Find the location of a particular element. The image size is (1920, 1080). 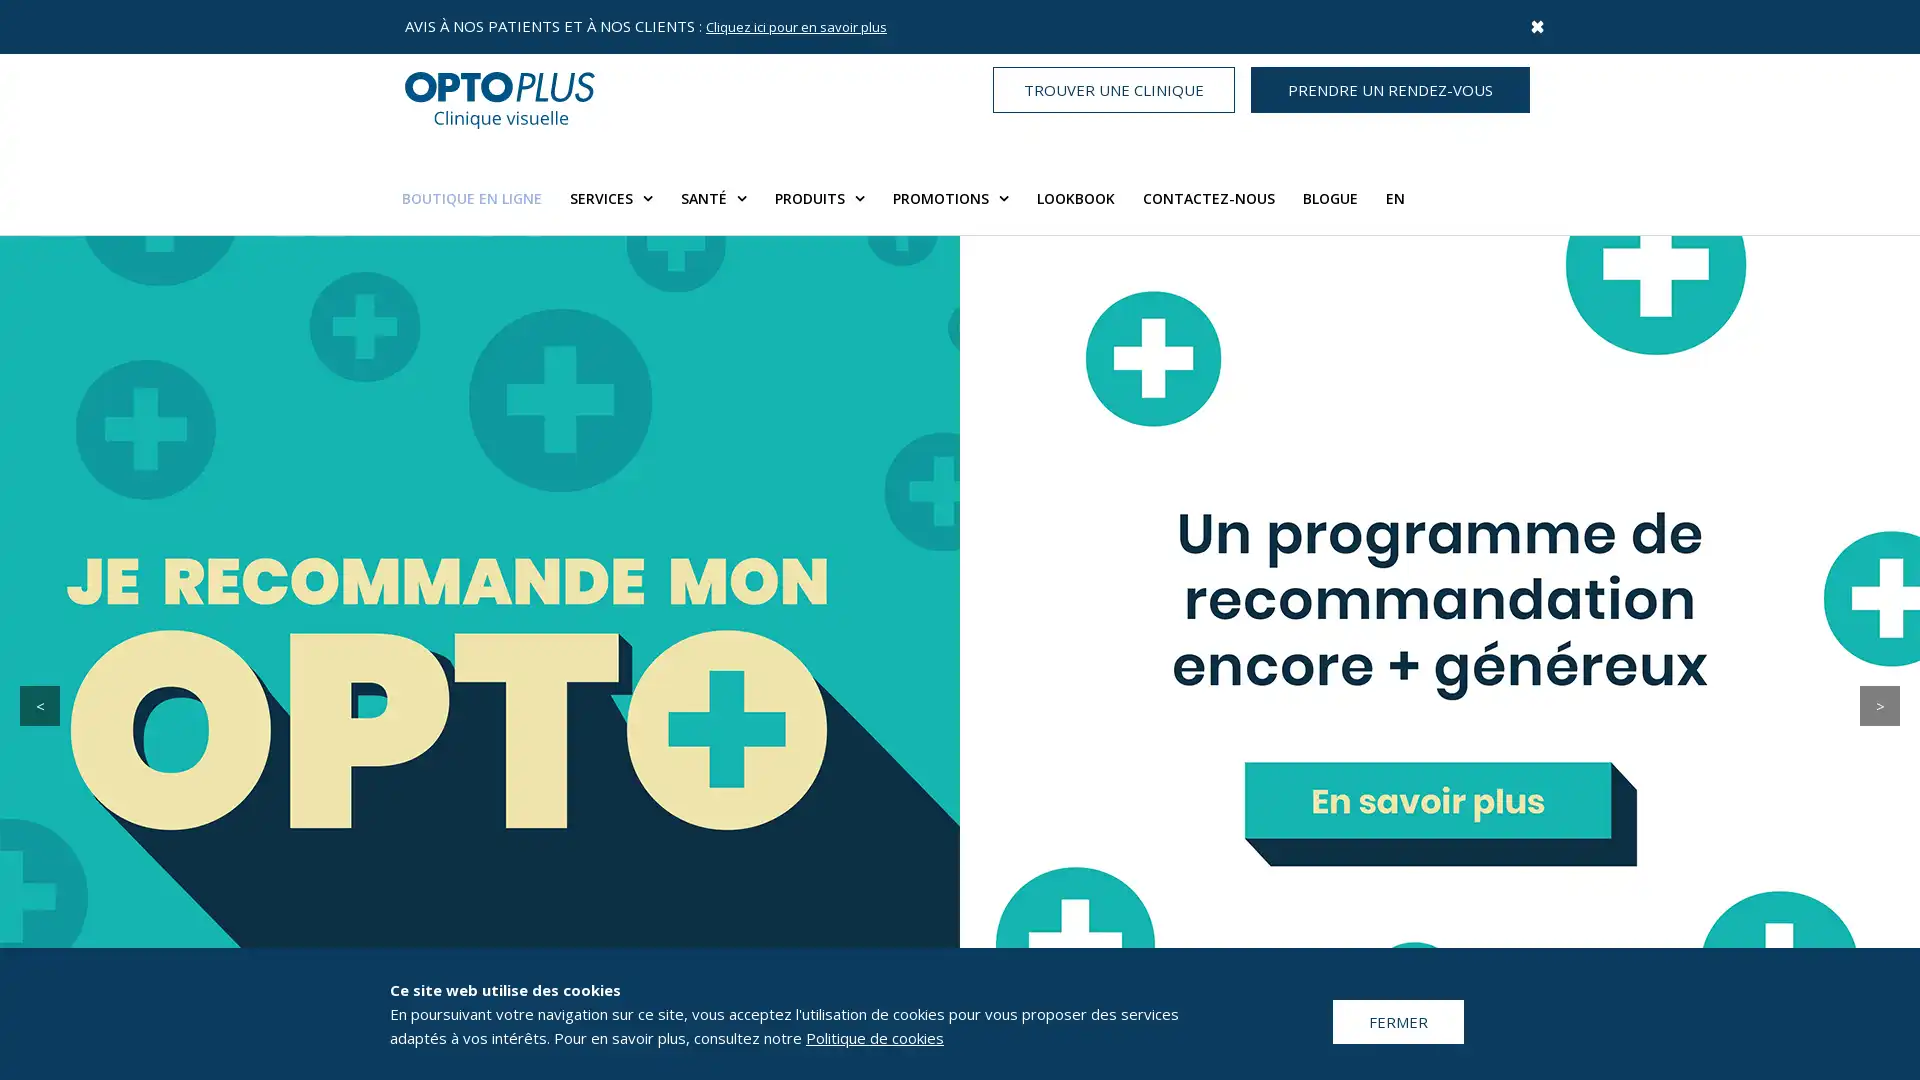

FERMER is located at coordinates (1397, 1021).